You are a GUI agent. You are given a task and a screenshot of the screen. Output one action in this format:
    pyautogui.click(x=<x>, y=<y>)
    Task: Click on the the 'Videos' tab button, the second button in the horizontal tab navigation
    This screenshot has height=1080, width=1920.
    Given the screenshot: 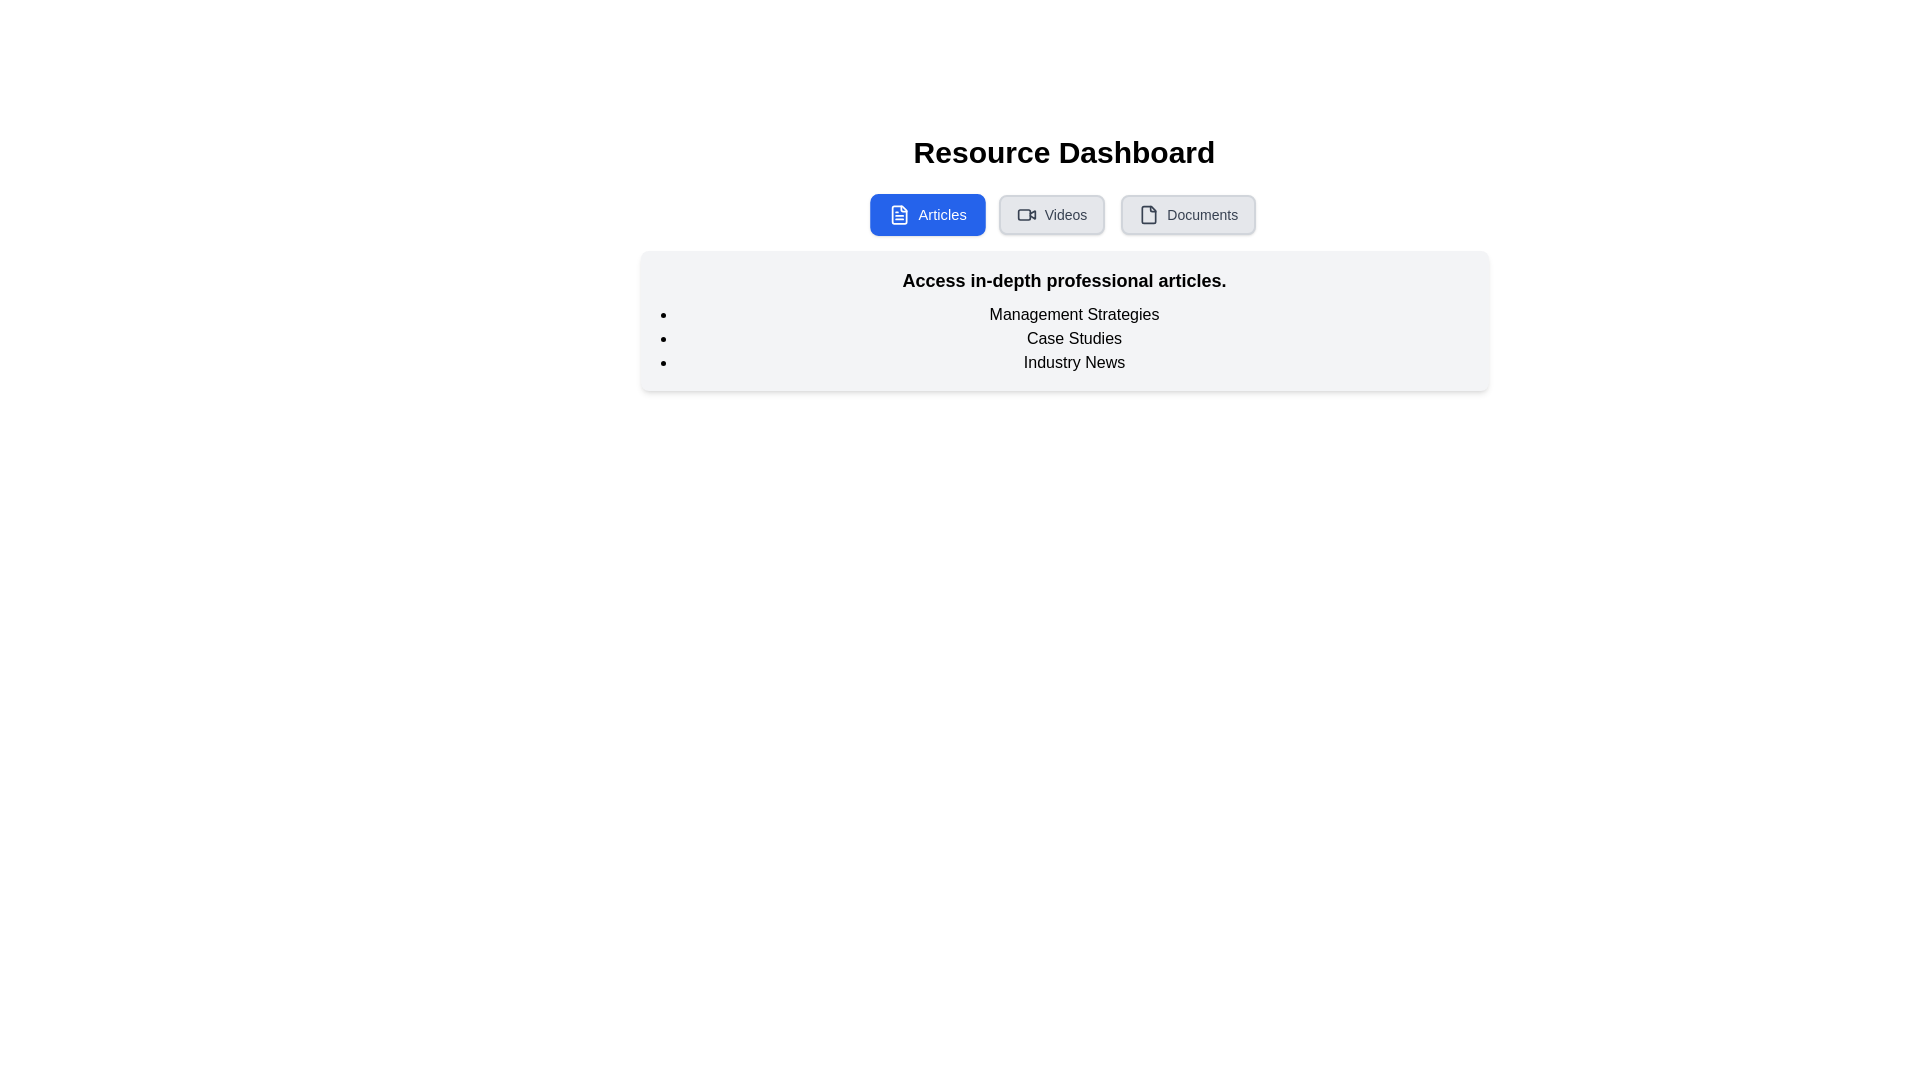 What is the action you would take?
    pyautogui.click(x=1050, y=215)
    